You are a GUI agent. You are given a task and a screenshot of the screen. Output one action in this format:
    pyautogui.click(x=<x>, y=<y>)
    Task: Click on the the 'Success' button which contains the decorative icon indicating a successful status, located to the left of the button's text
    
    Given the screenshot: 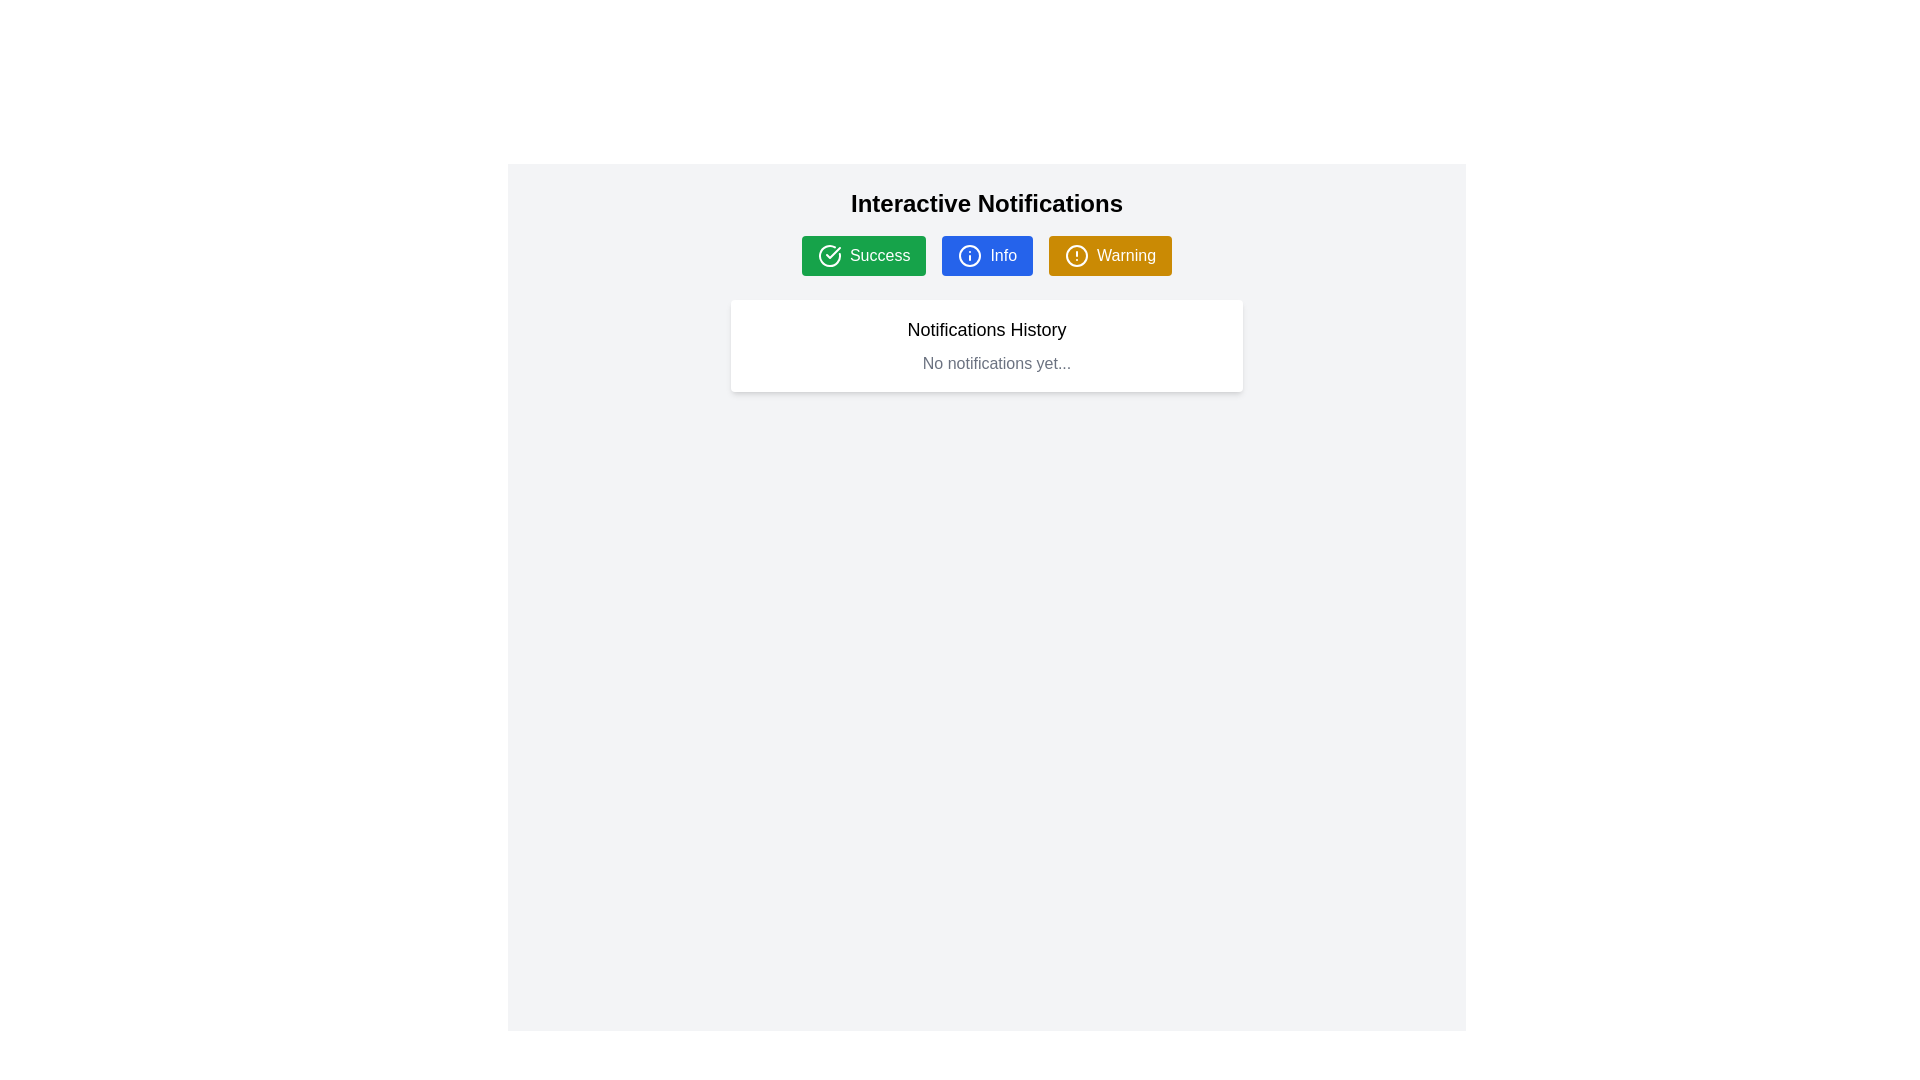 What is the action you would take?
    pyautogui.click(x=829, y=254)
    